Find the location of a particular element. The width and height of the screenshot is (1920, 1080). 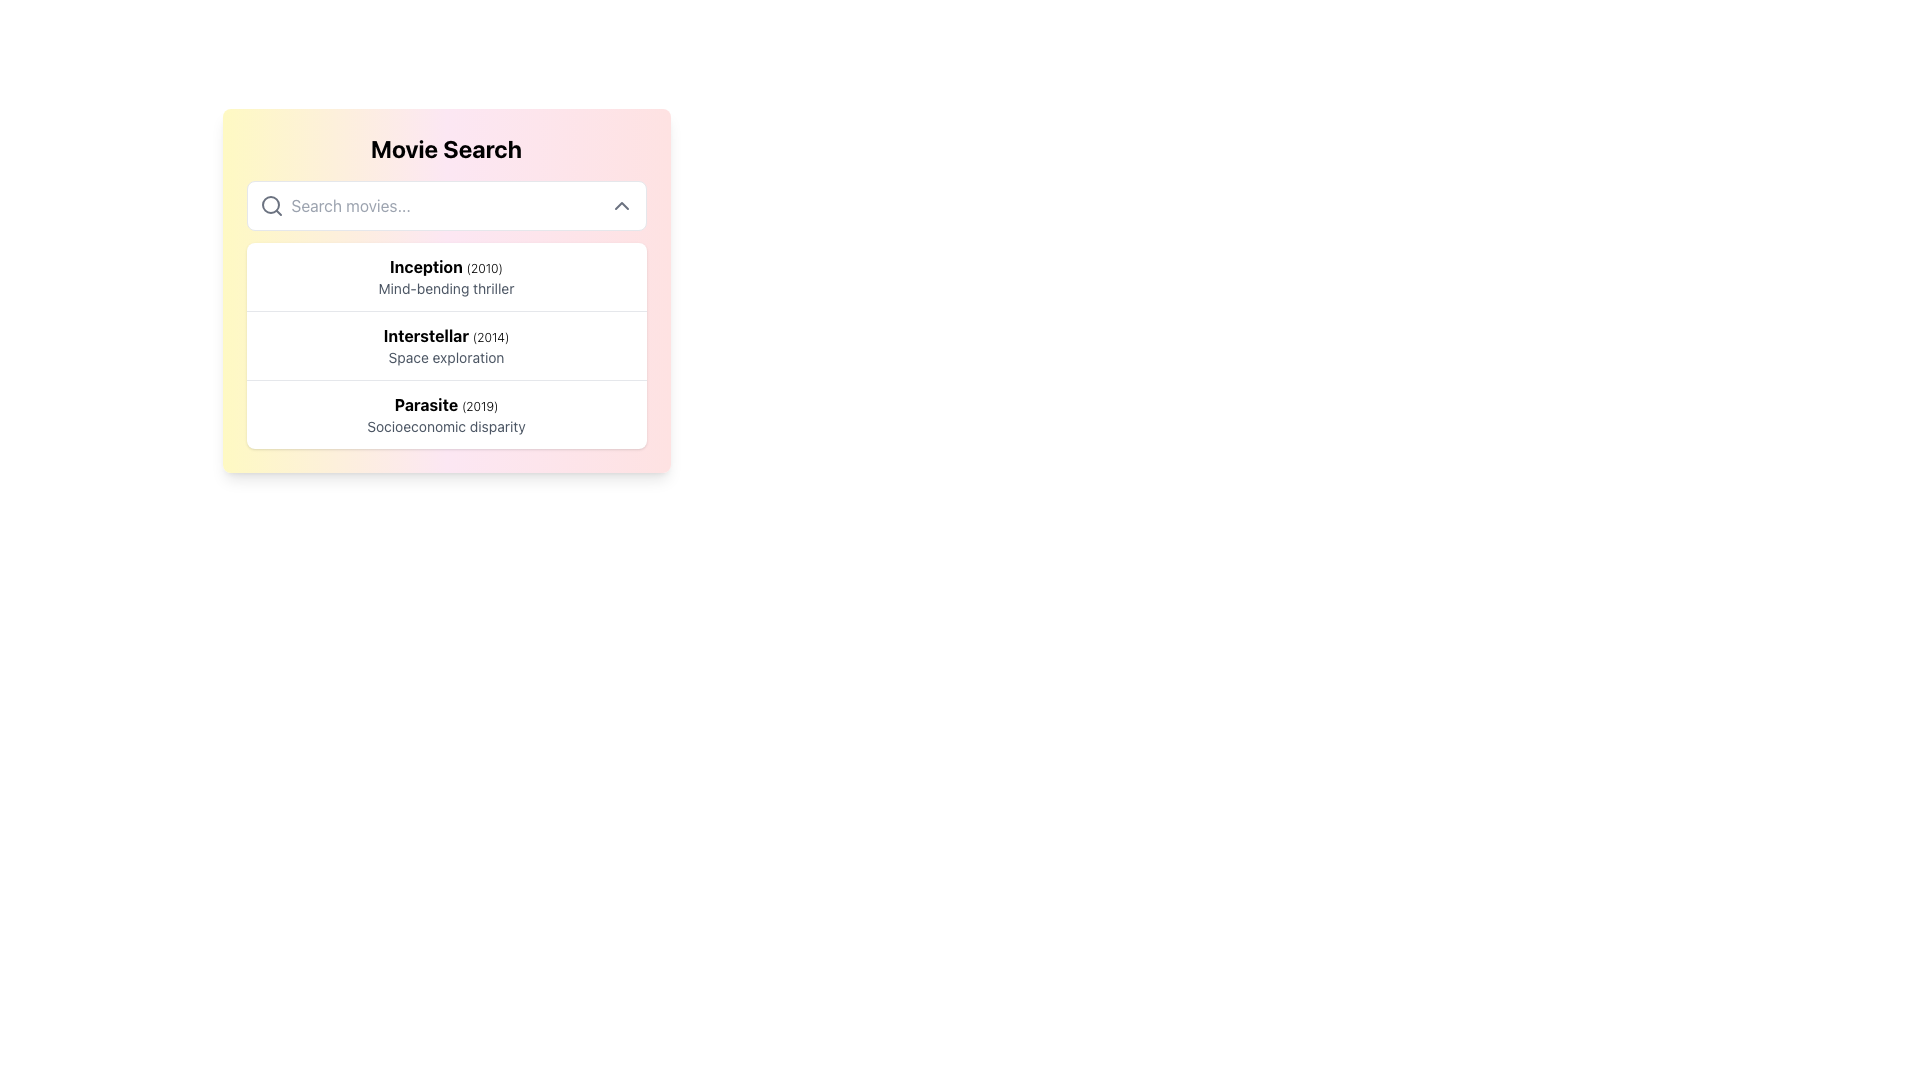

the Text label indicating the title and year of the movie 'Interstellar' in the movie search interface is located at coordinates (445, 334).